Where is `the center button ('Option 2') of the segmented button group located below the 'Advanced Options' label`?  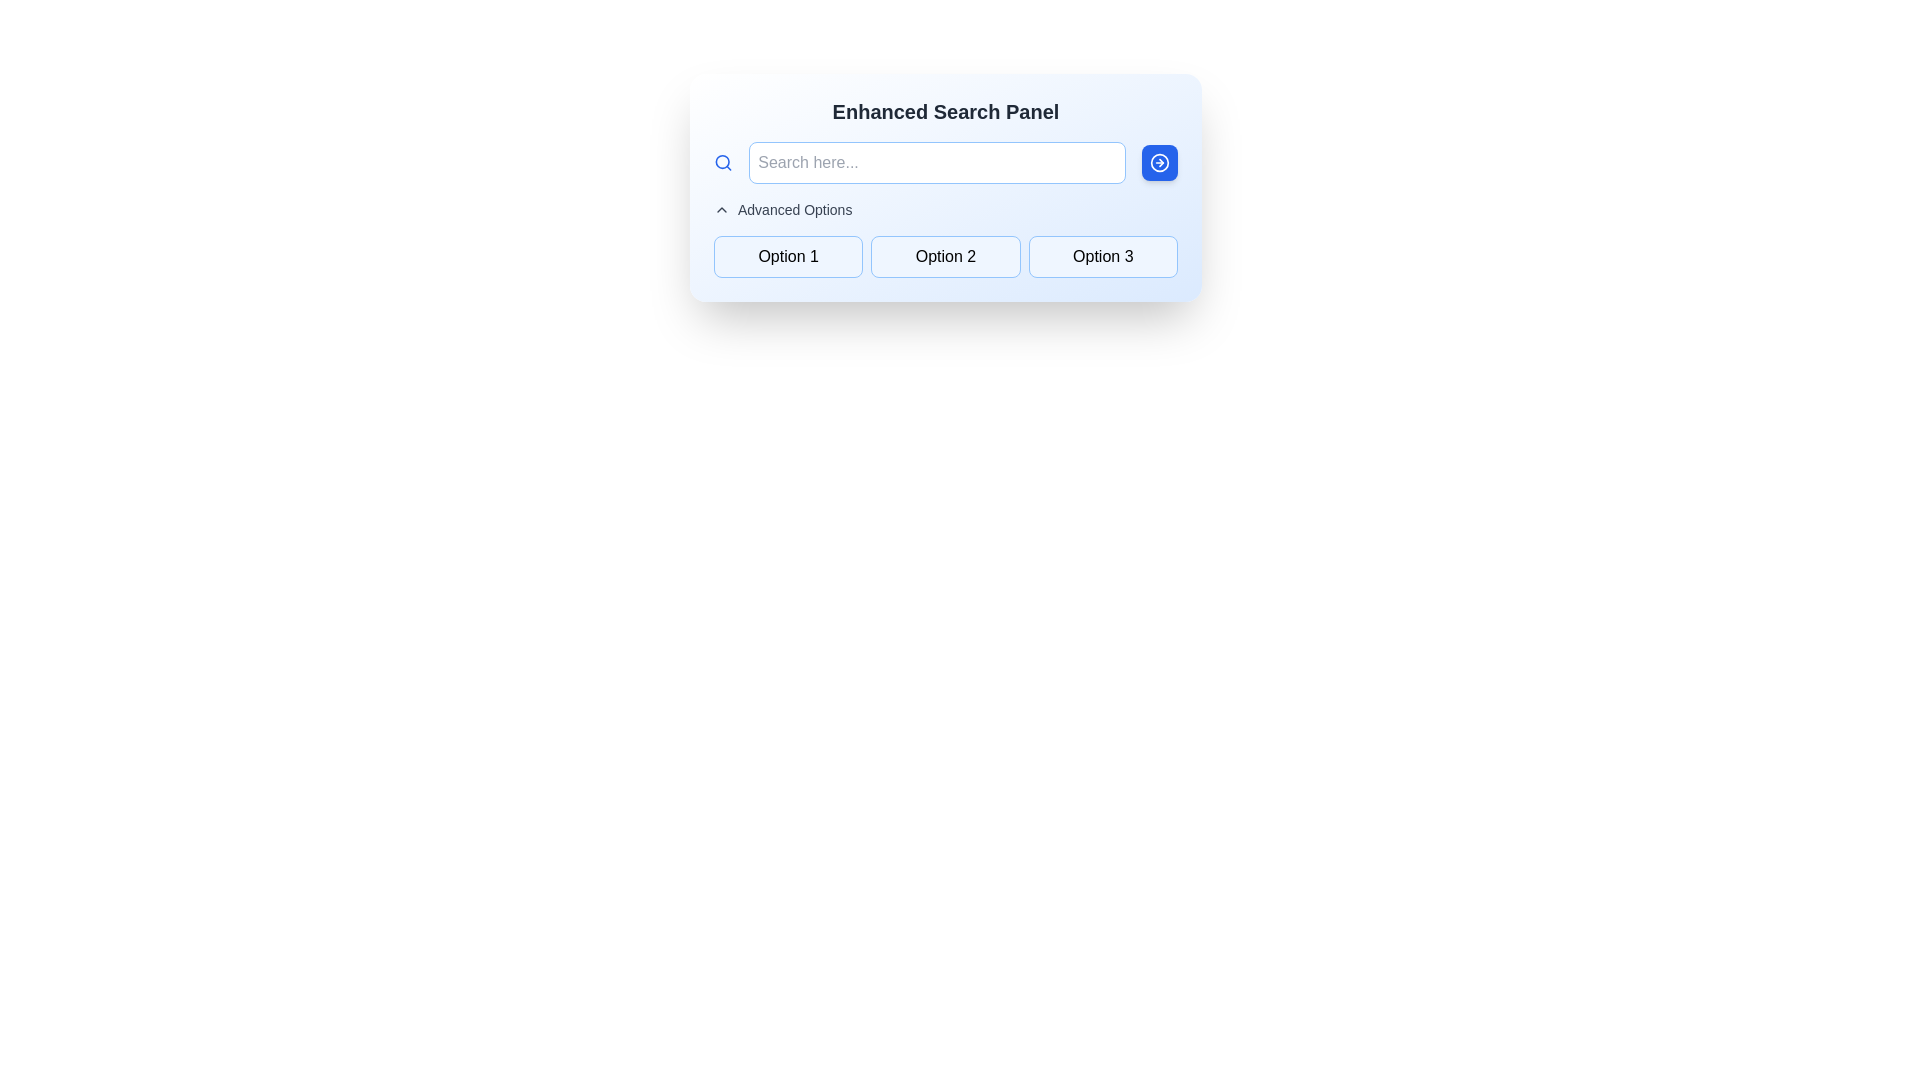 the center button ('Option 2') of the segmented button group located below the 'Advanced Options' label is located at coordinates (944, 256).